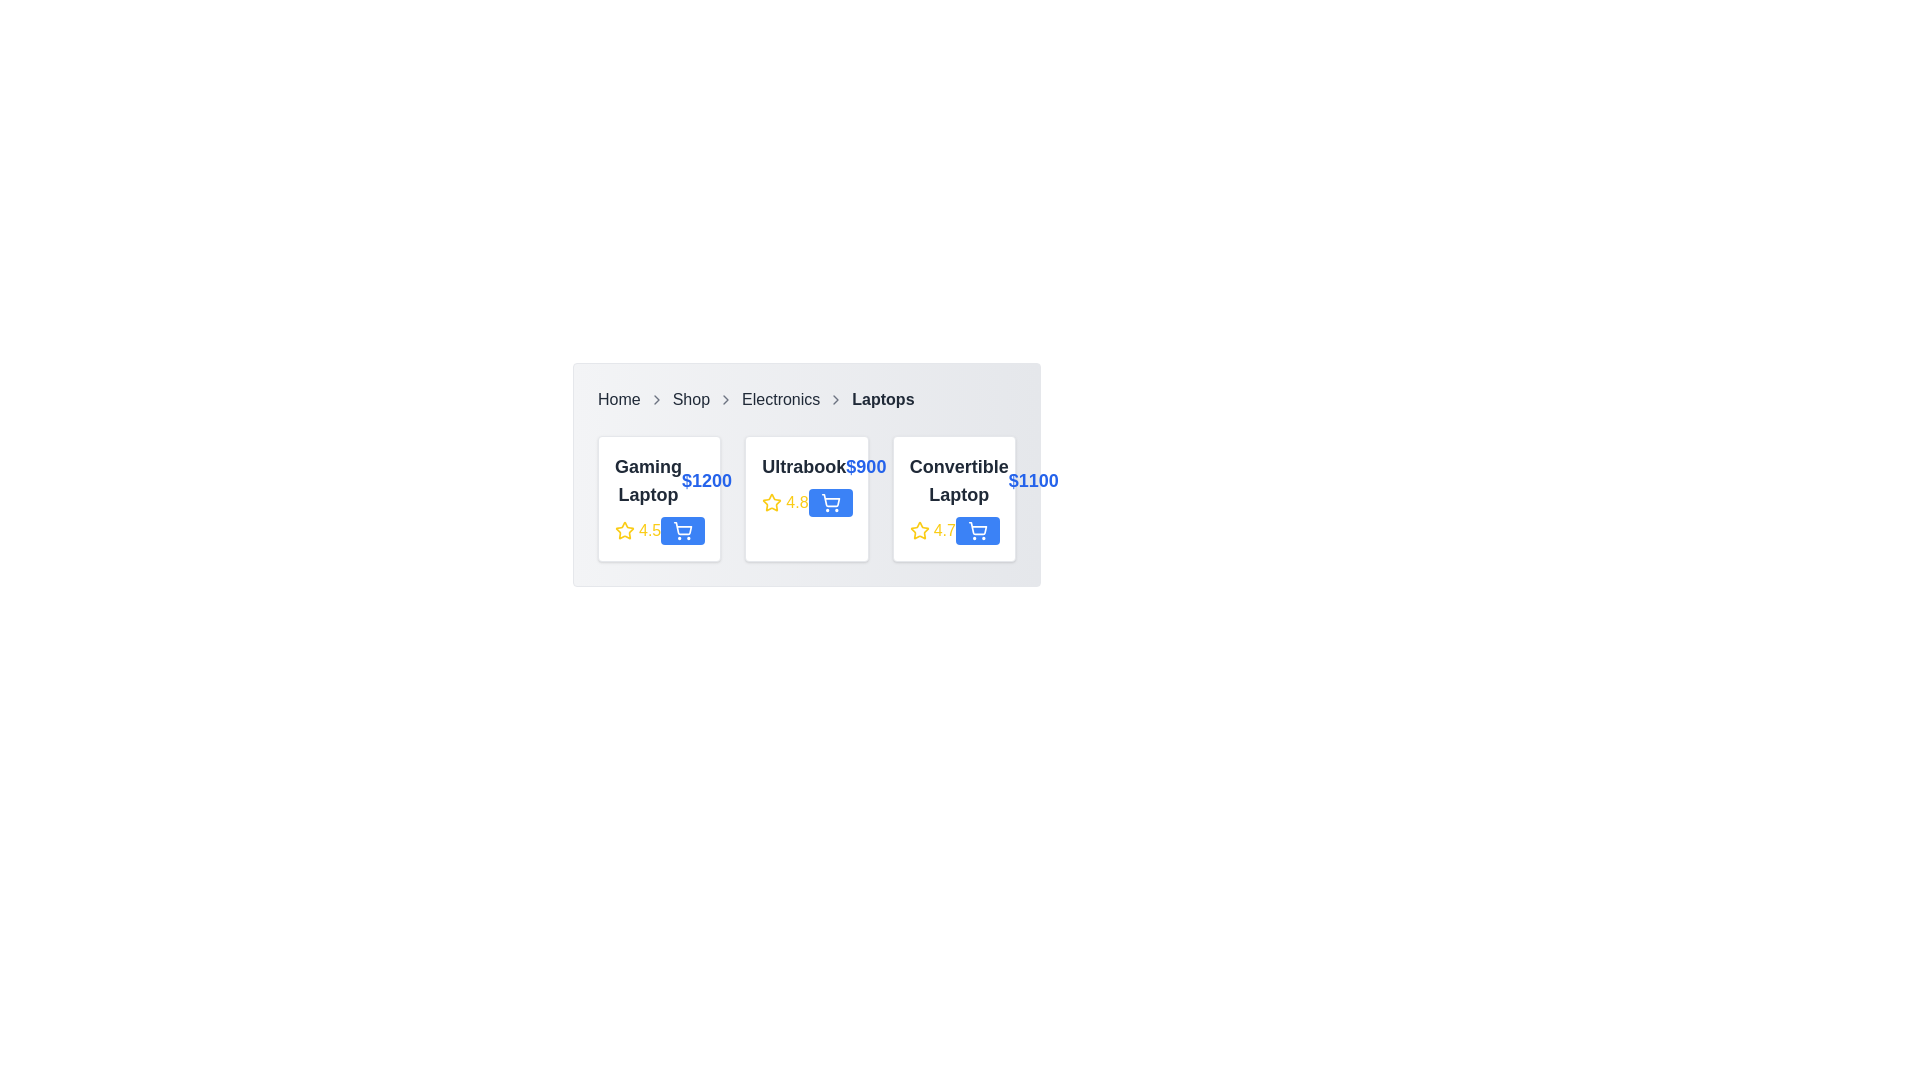 The height and width of the screenshot is (1080, 1920). I want to click on the 'Gaming Laptop' product card, so click(659, 497).